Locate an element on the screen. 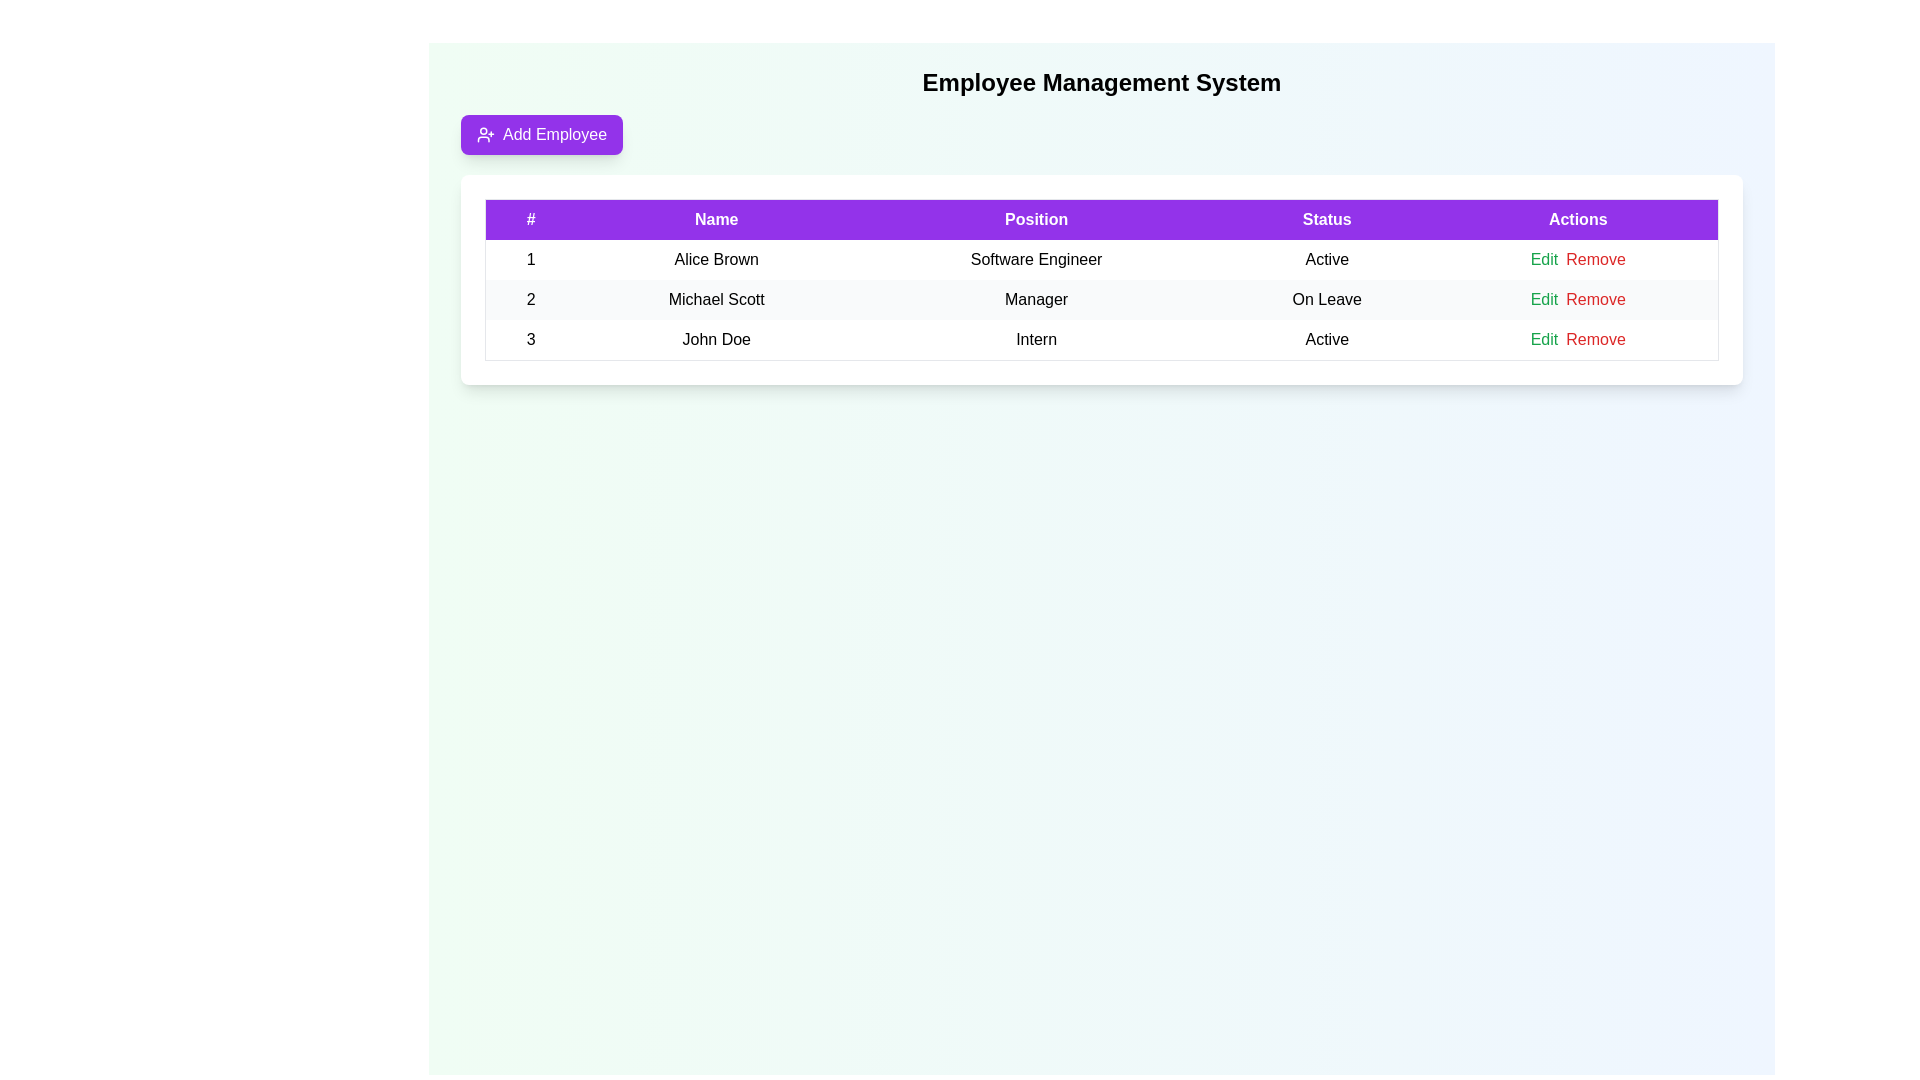 This screenshot has height=1080, width=1920. the static text label displaying the number '1' for the row corresponding to 'Alice Brown', which is the first cell in the row under the heading '#' is located at coordinates (530, 258).